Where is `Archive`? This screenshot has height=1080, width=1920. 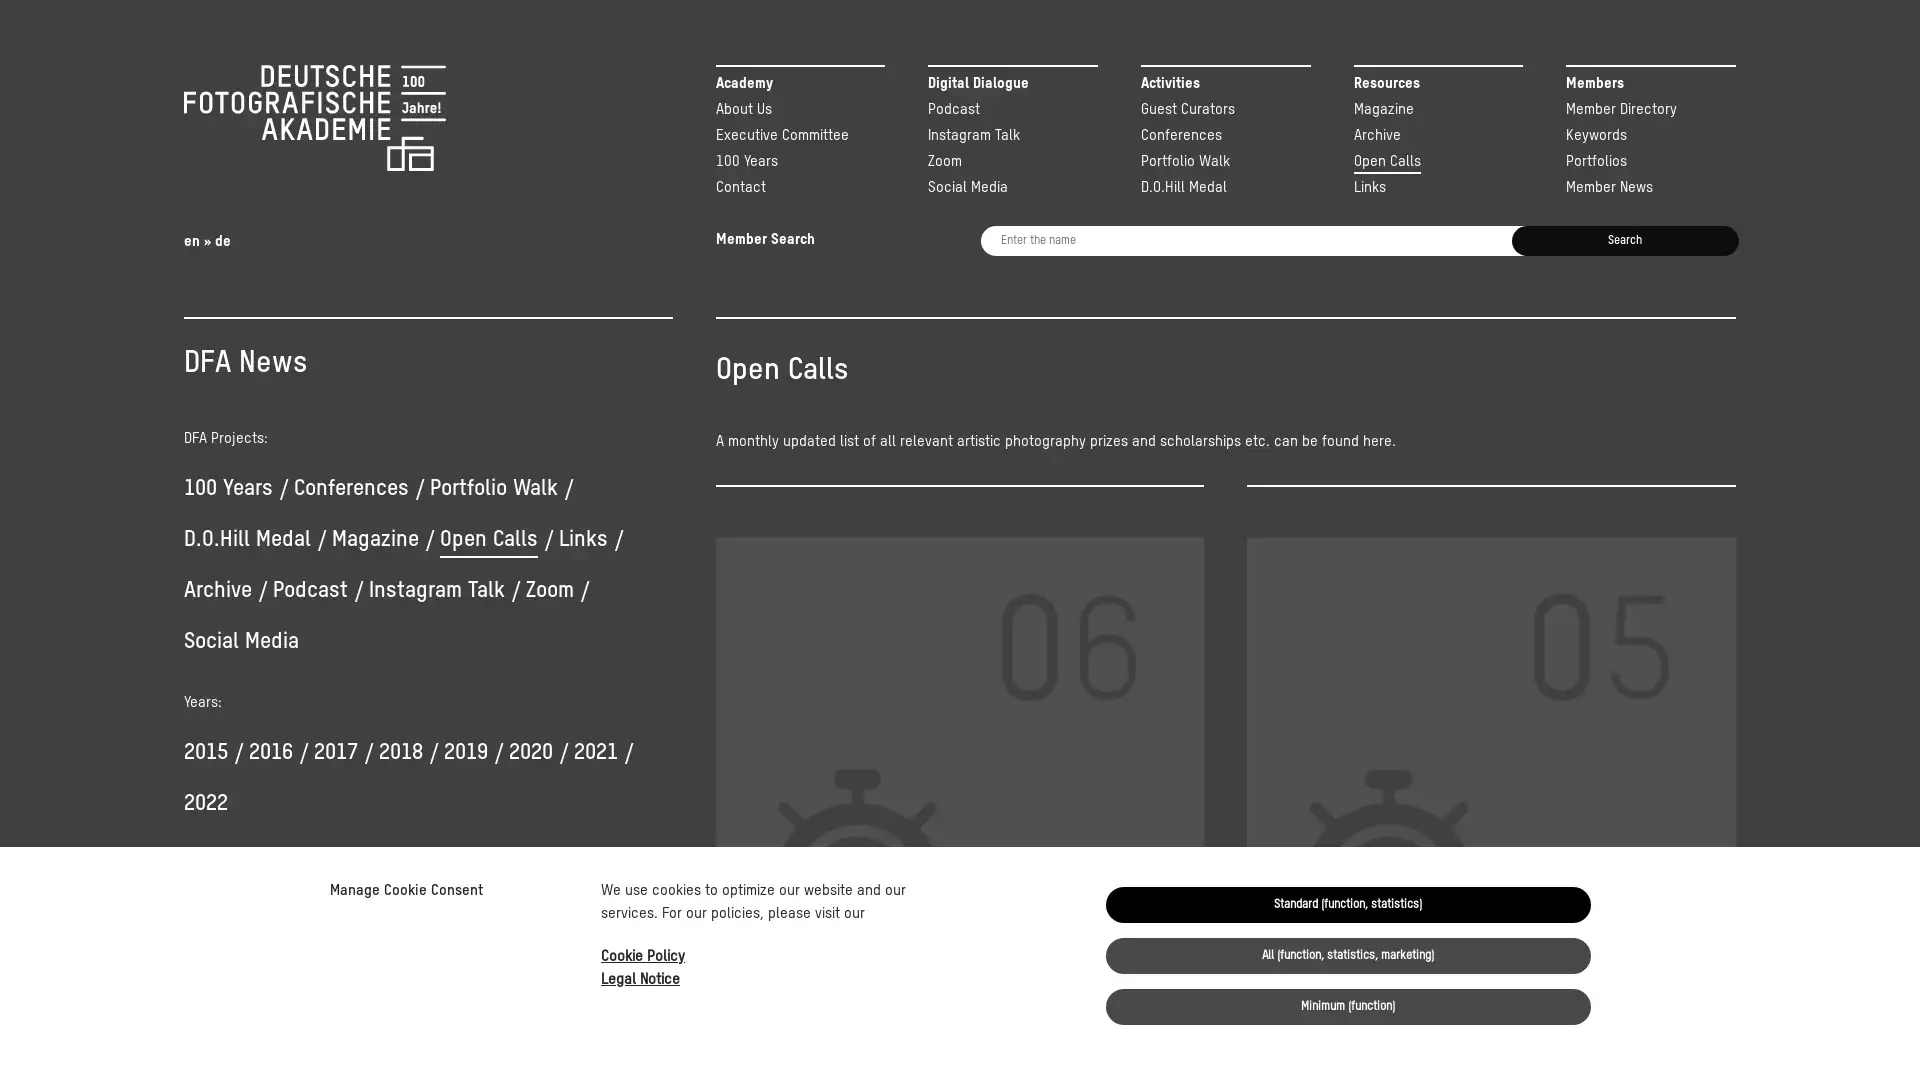
Archive is located at coordinates (217, 589).